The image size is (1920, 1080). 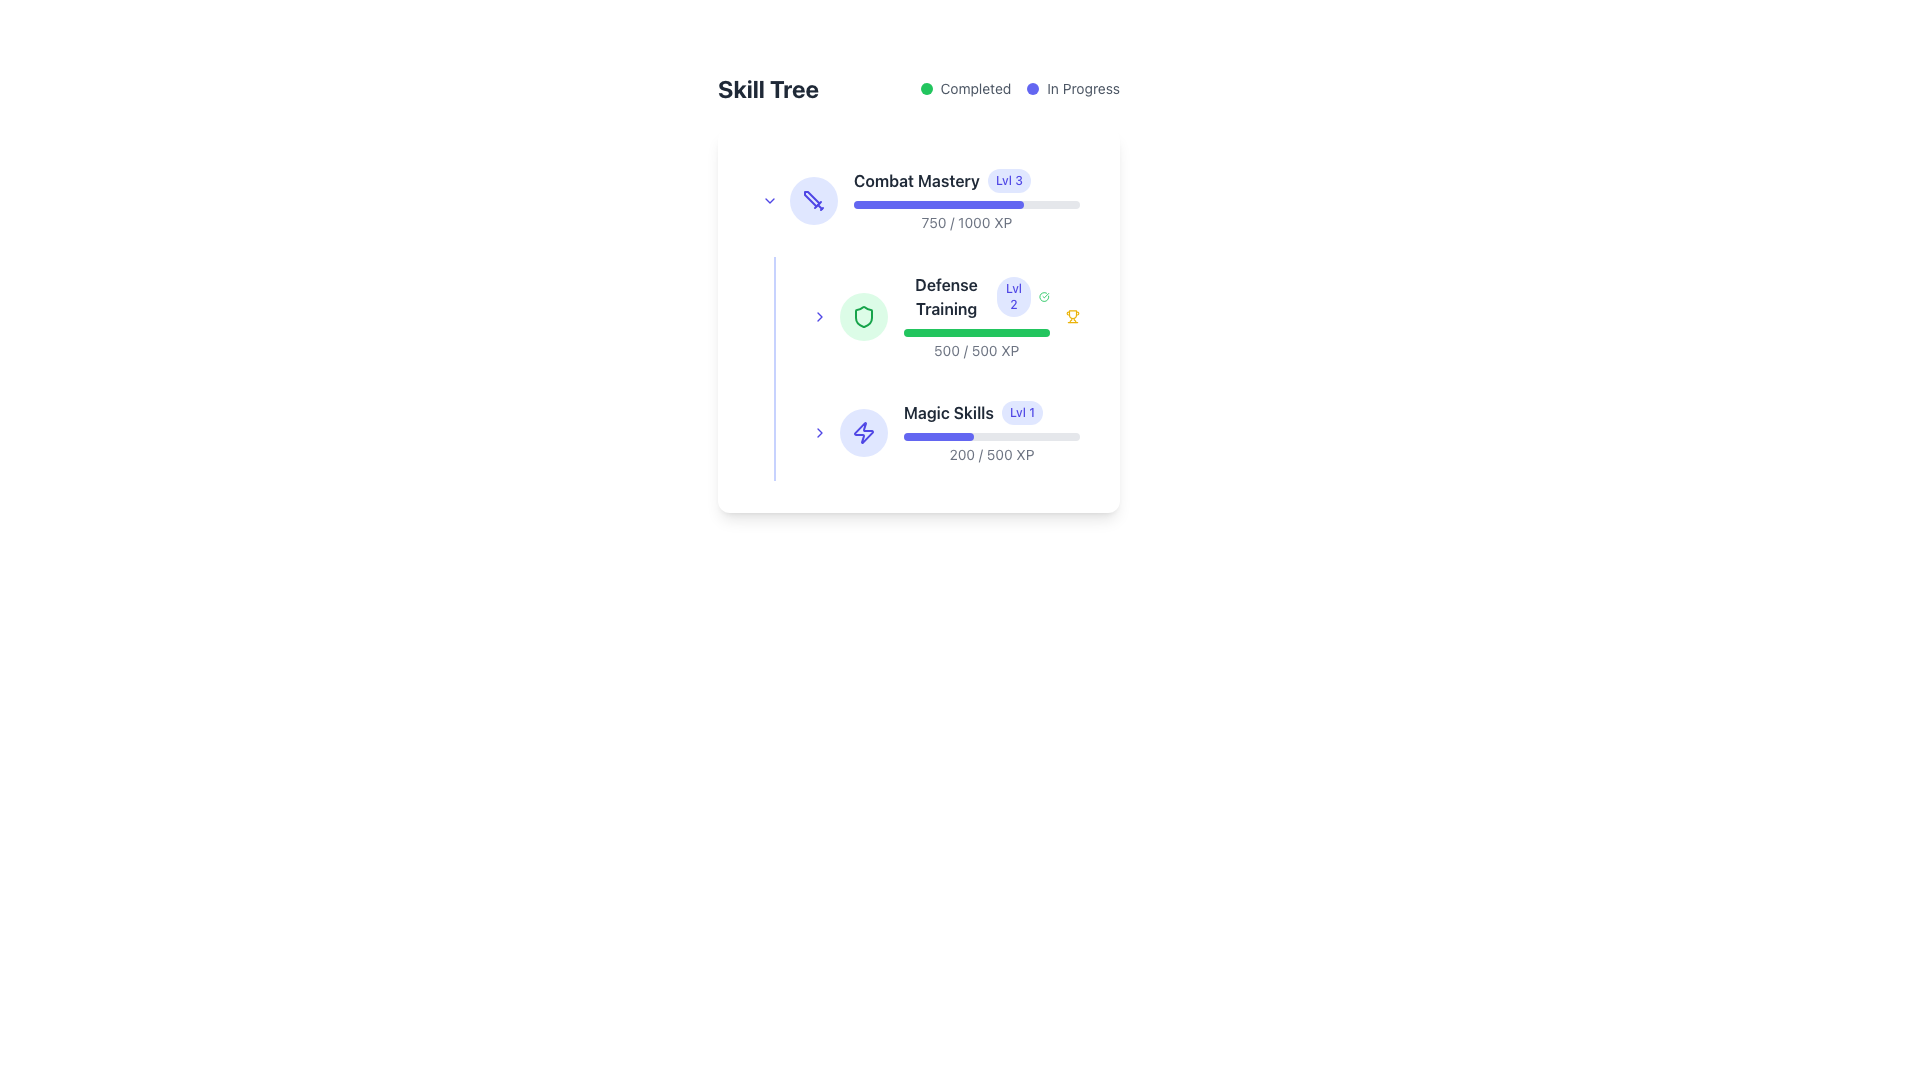 I want to click on the informational label displaying the achieved experience points for 'Defense Training', located under the progress bar and adjacent to the 'Lvl 2' badge and green checkmark icon, so click(x=976, y=350).